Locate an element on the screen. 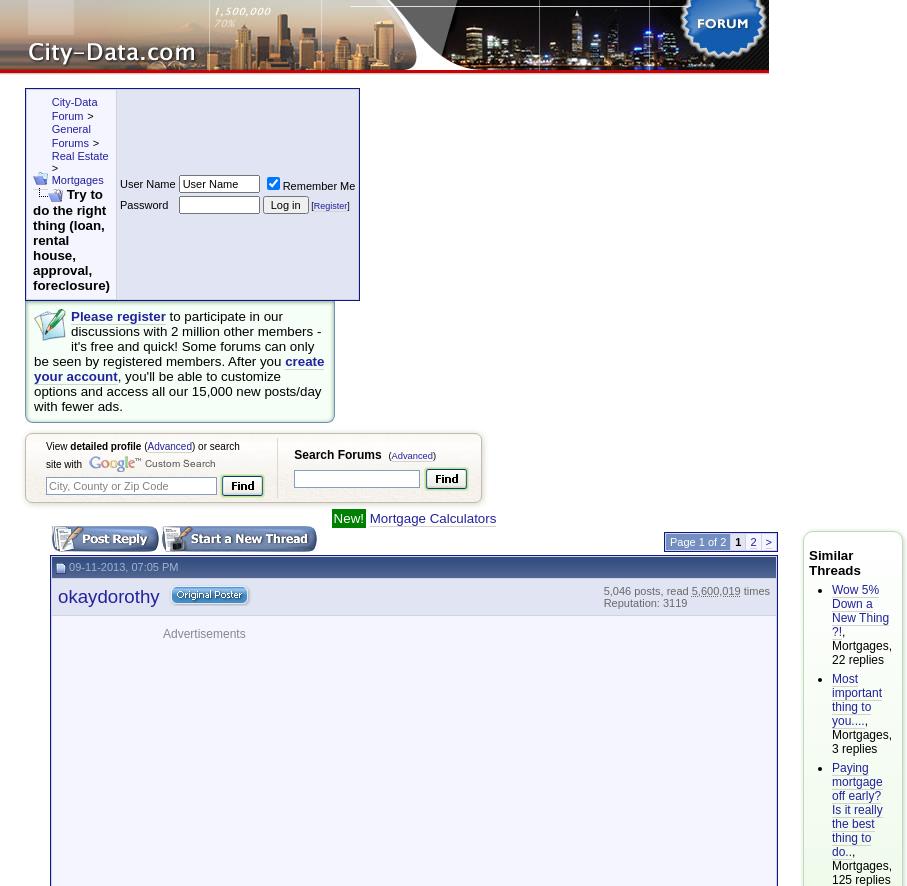  'Try to do the right thing (loan, rental house, approval, foreclosure)' is located at coordinates (71, 238).